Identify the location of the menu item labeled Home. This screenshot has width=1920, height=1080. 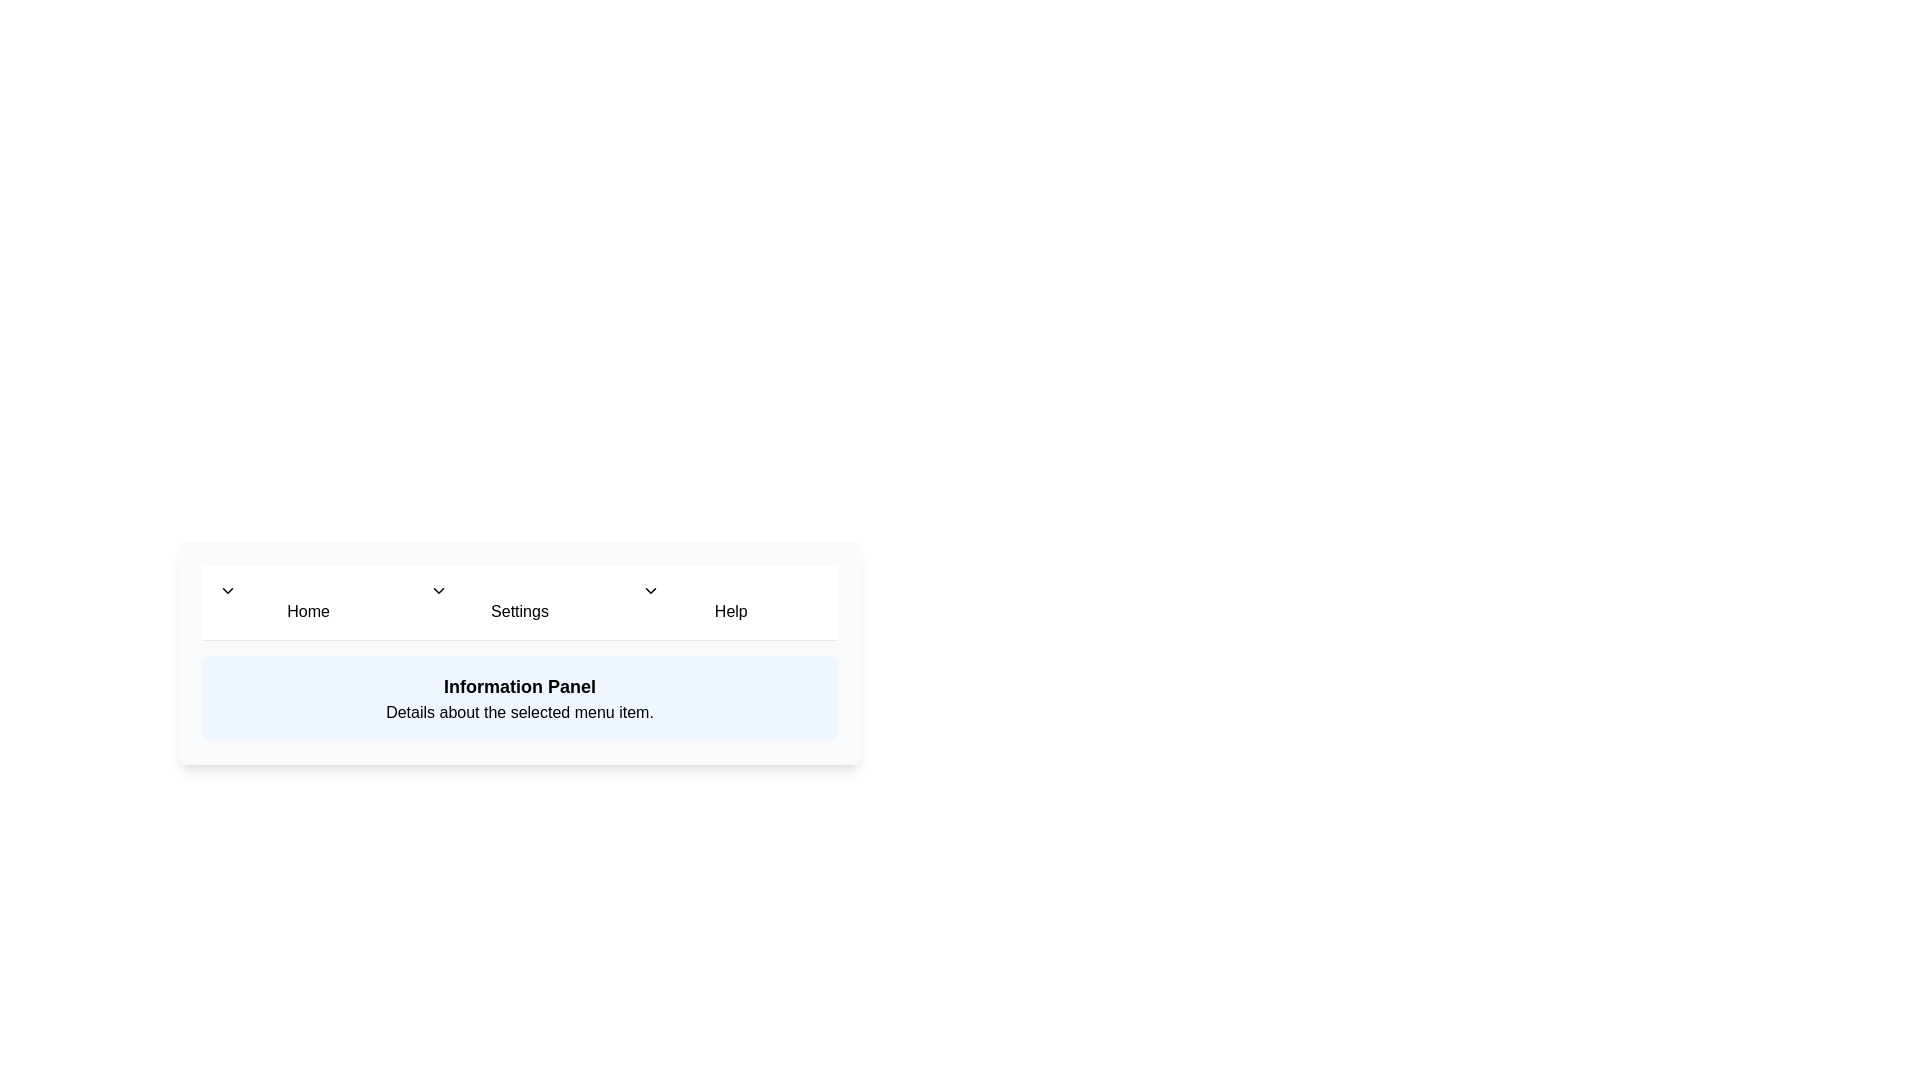
(307, 601).